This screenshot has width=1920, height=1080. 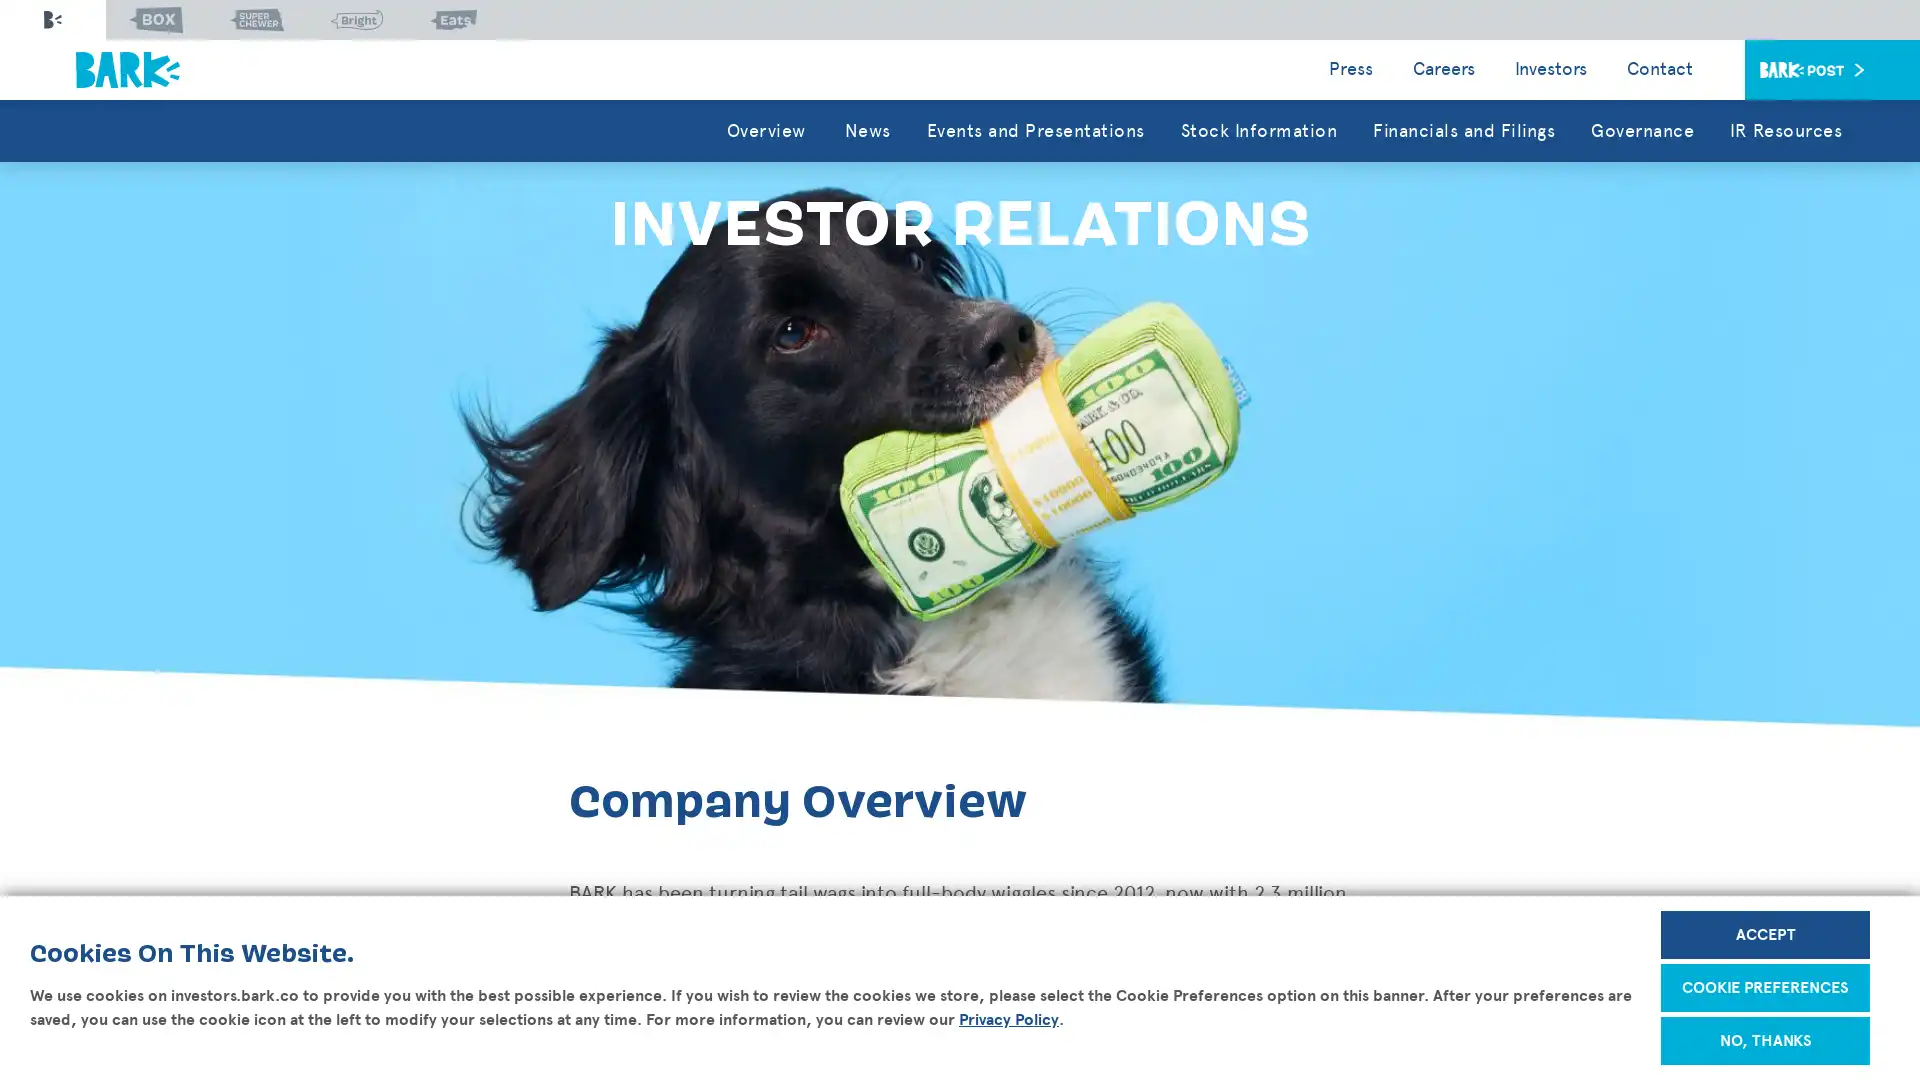 What do you see at coordinates (1832, 918) in the screenshot?
I see `CLOSE DISCLAIMER` at bounding box center [1832, 918].